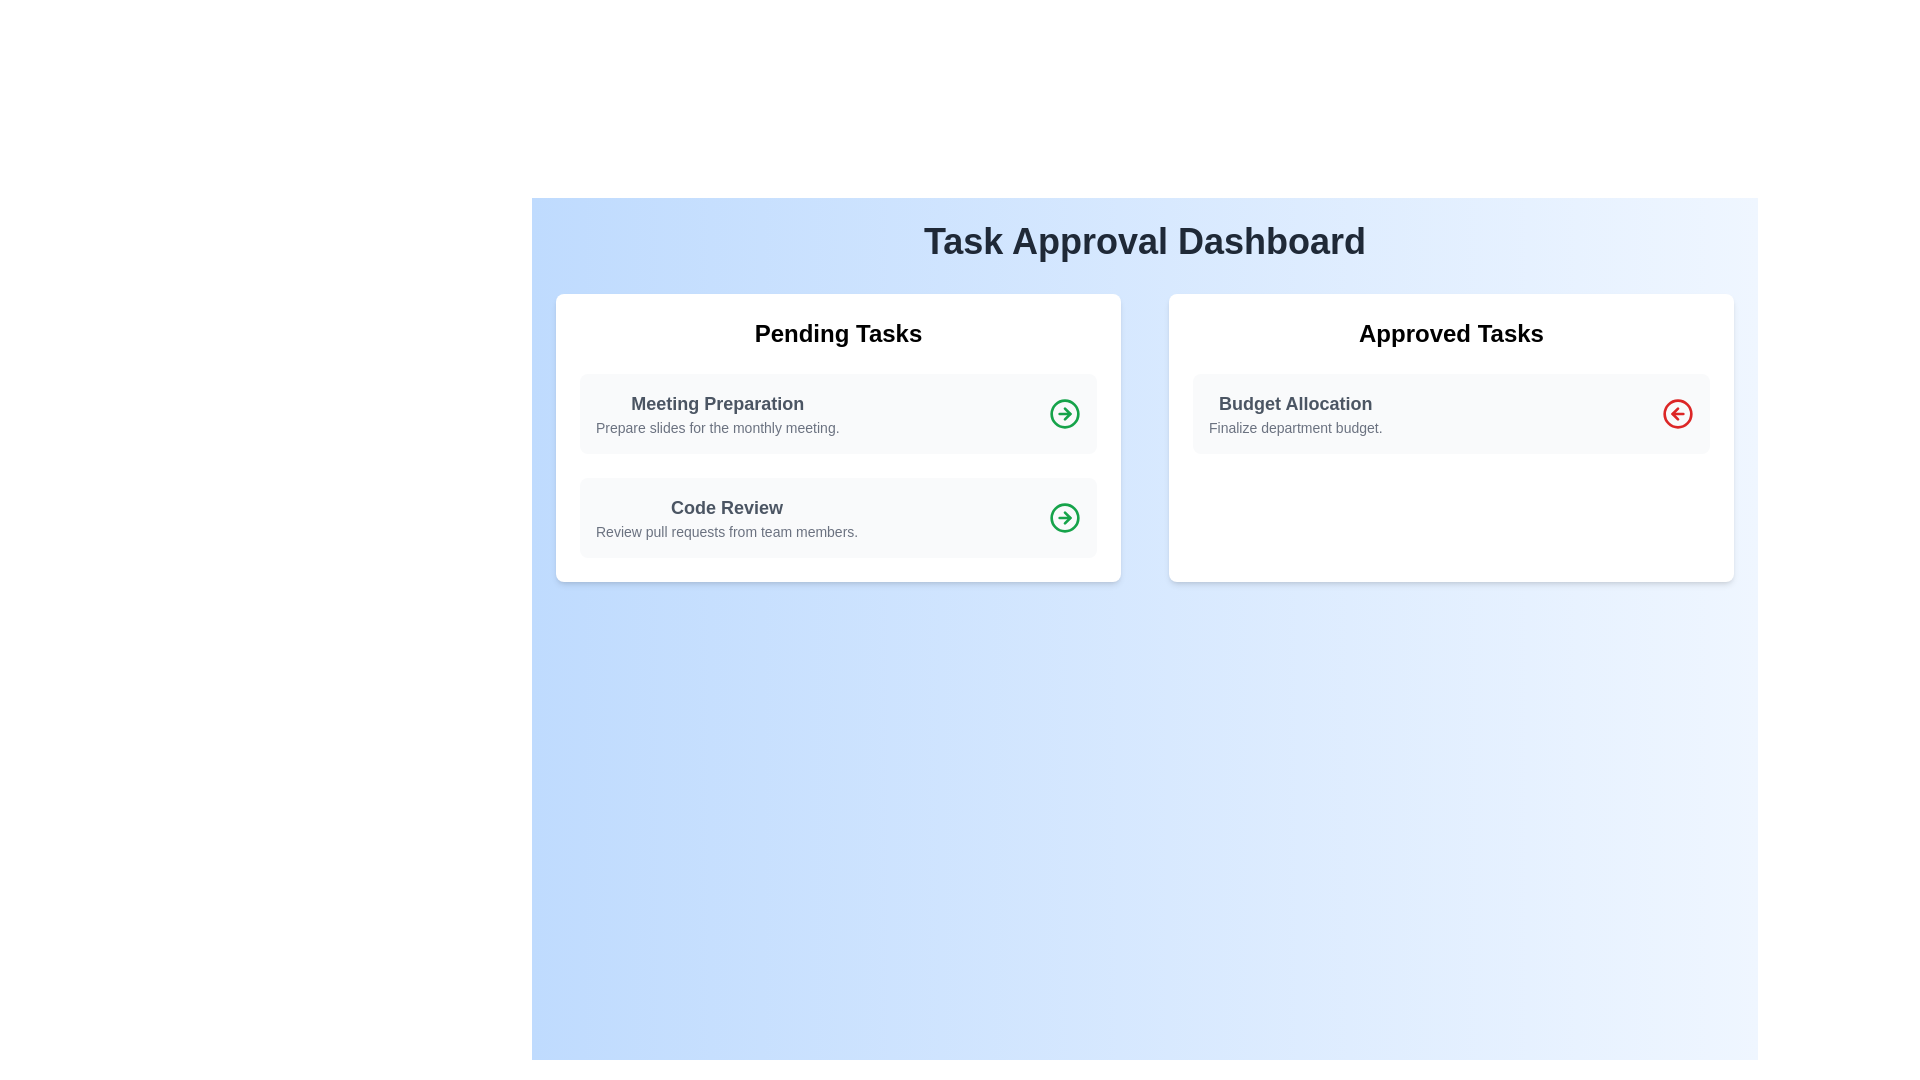 The height and width of the screenshot is (1080, 1920). Describe the element at coordinates (717, 427) in the screenshot. I see `the text label that reads 'Prepare slides for the monthly meeting.' in grey font located at the bottom of the 'Meeting Preparation' section in the 'Pending Tasks' card` at that location.